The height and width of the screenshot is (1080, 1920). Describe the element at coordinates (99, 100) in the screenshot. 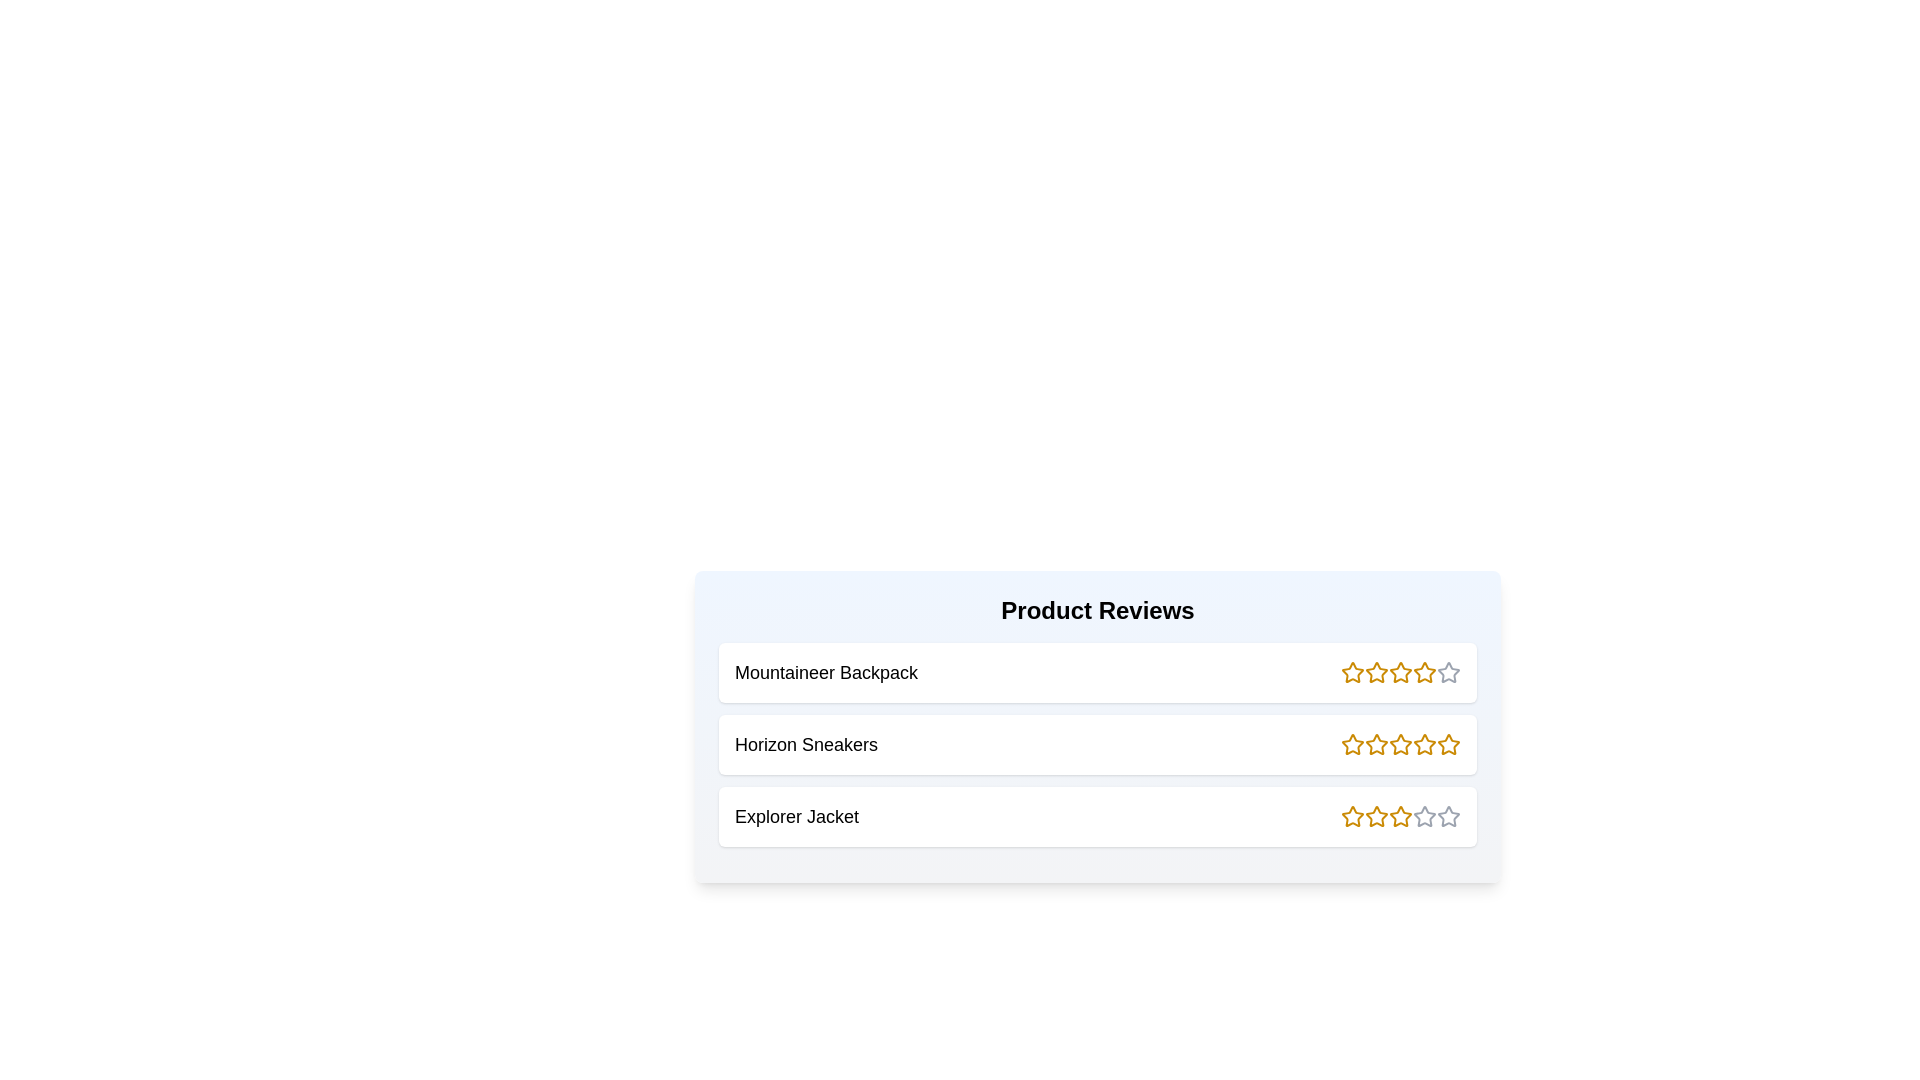

I see `the background area to dismiss focus` at that location.